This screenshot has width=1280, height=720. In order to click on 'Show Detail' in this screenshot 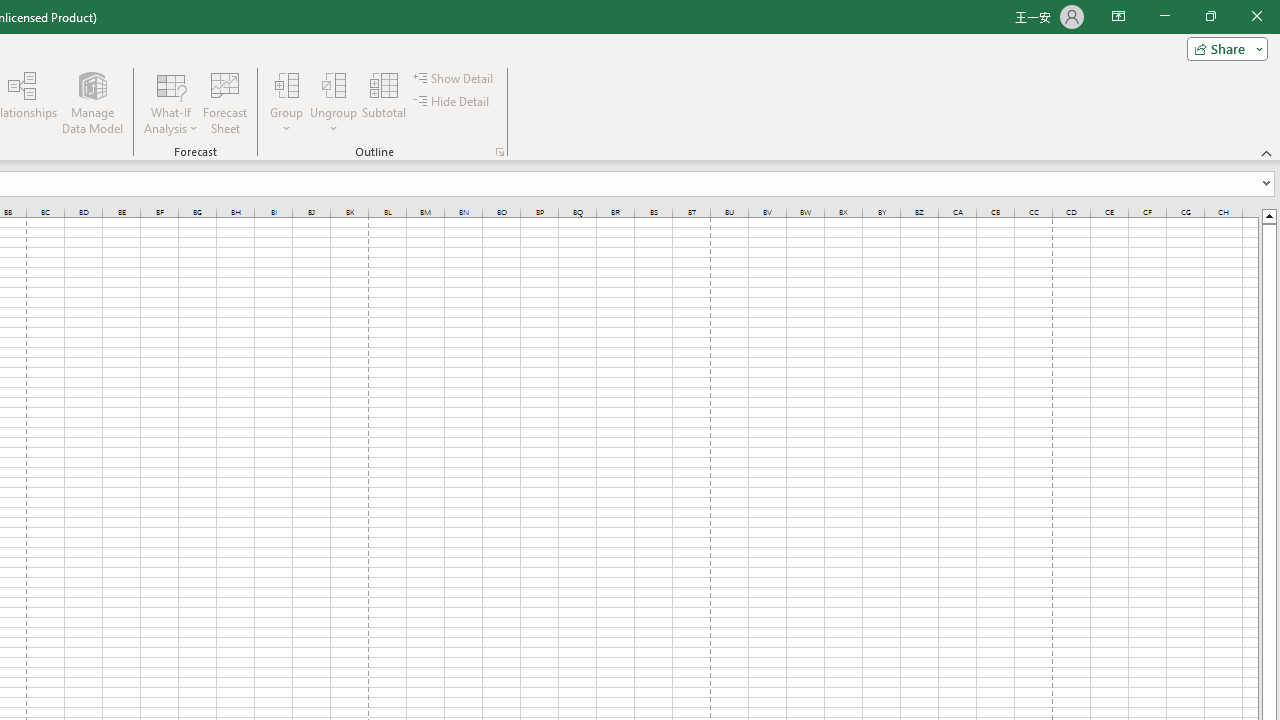, I will do `click(454, 77)`.